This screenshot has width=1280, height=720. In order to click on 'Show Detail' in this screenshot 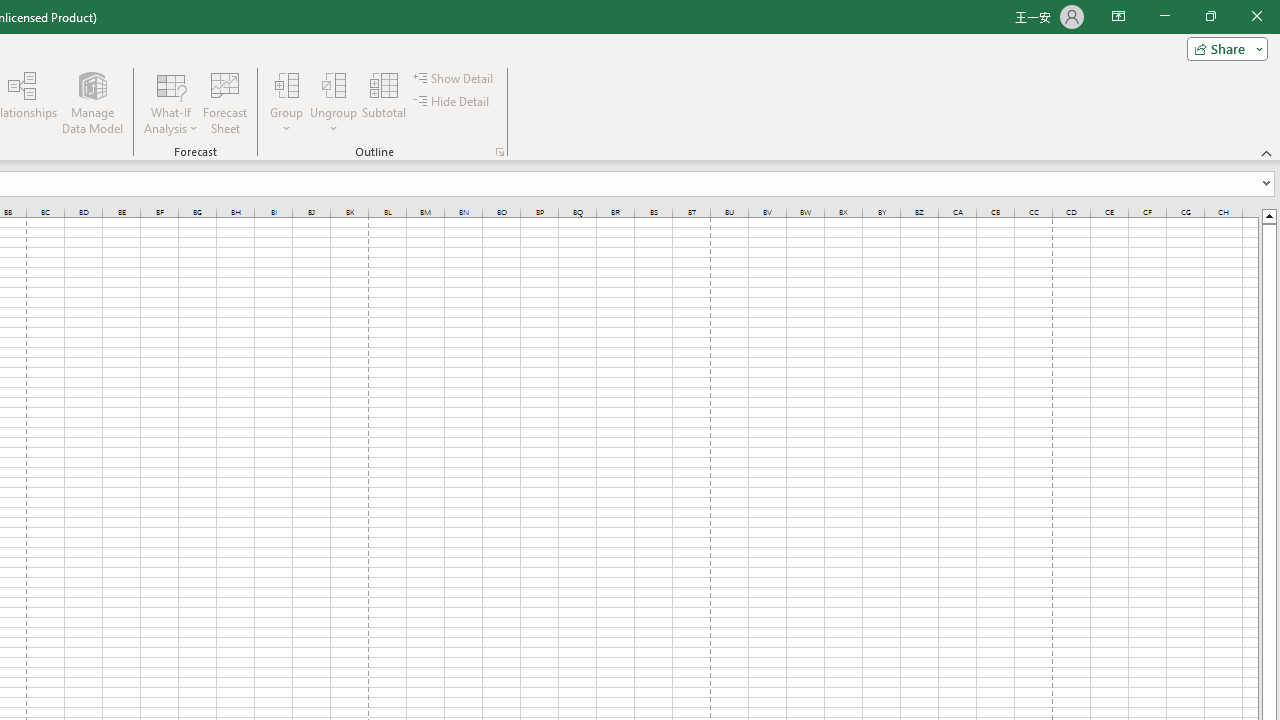, I will do `click(454, 77)`.